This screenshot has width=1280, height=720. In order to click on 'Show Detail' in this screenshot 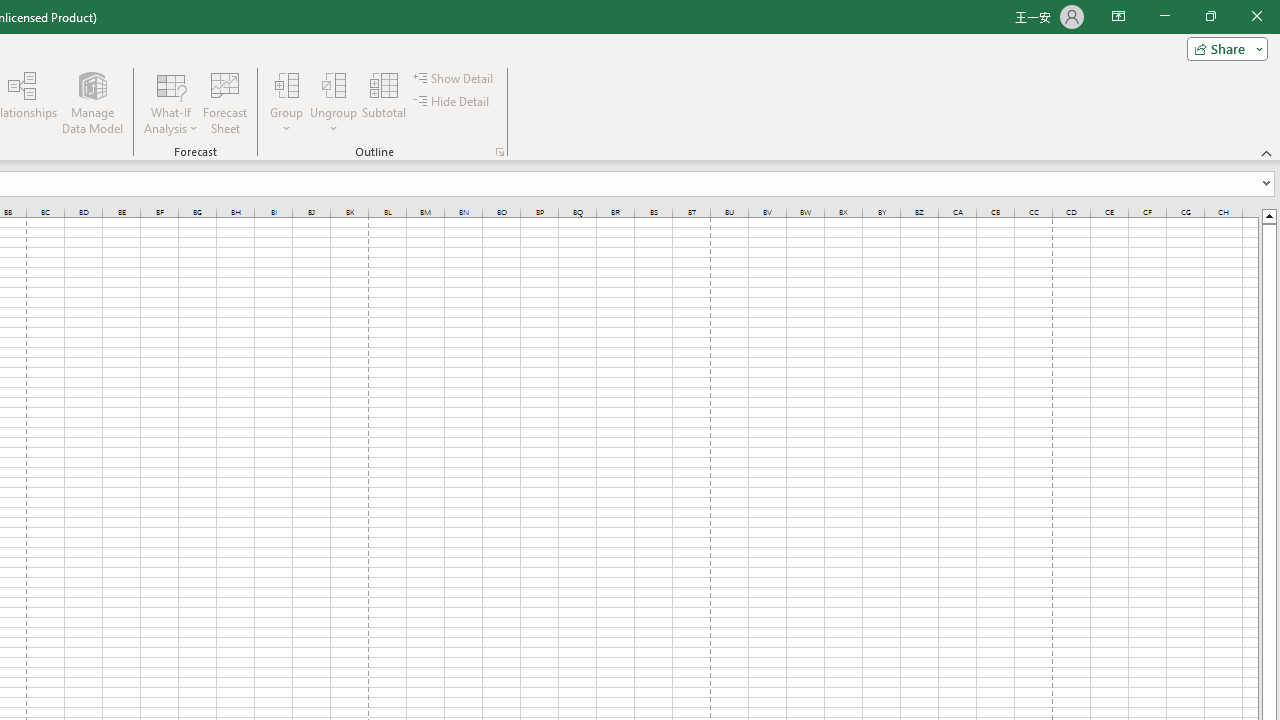, I will do `click(454, 77)`.